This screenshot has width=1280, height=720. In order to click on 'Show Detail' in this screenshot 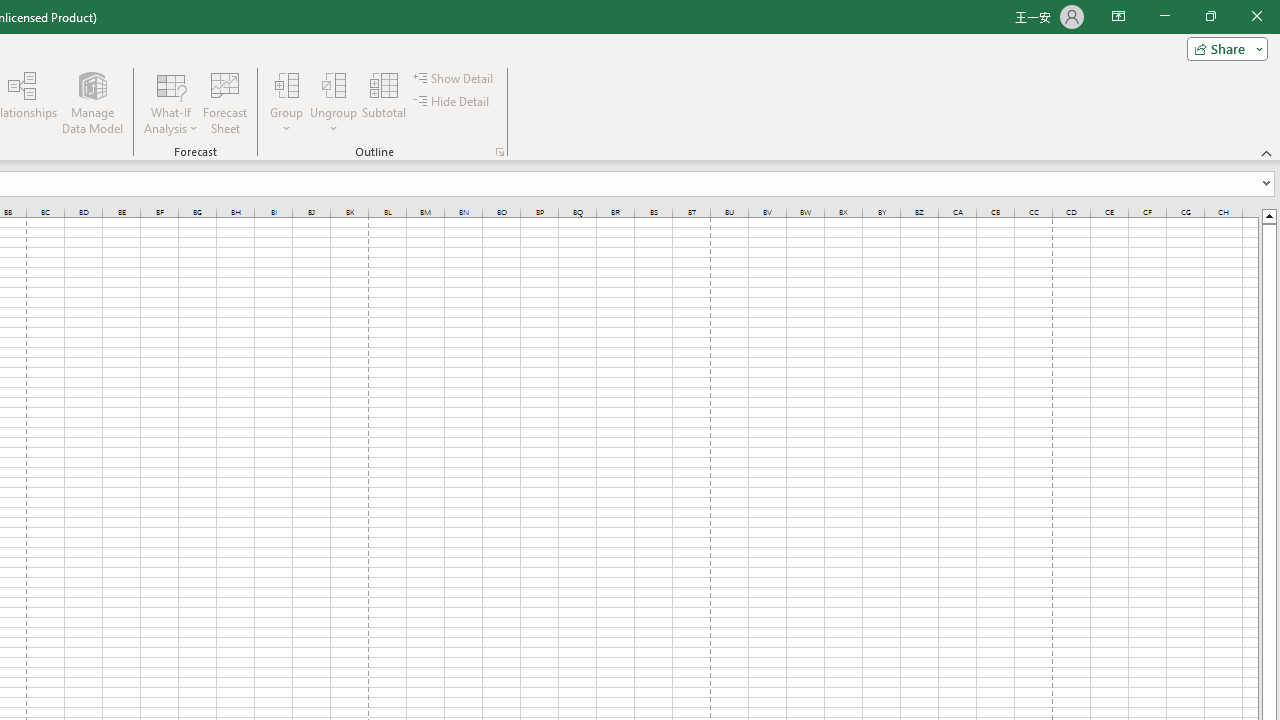, I will do `click(454, 77)`.